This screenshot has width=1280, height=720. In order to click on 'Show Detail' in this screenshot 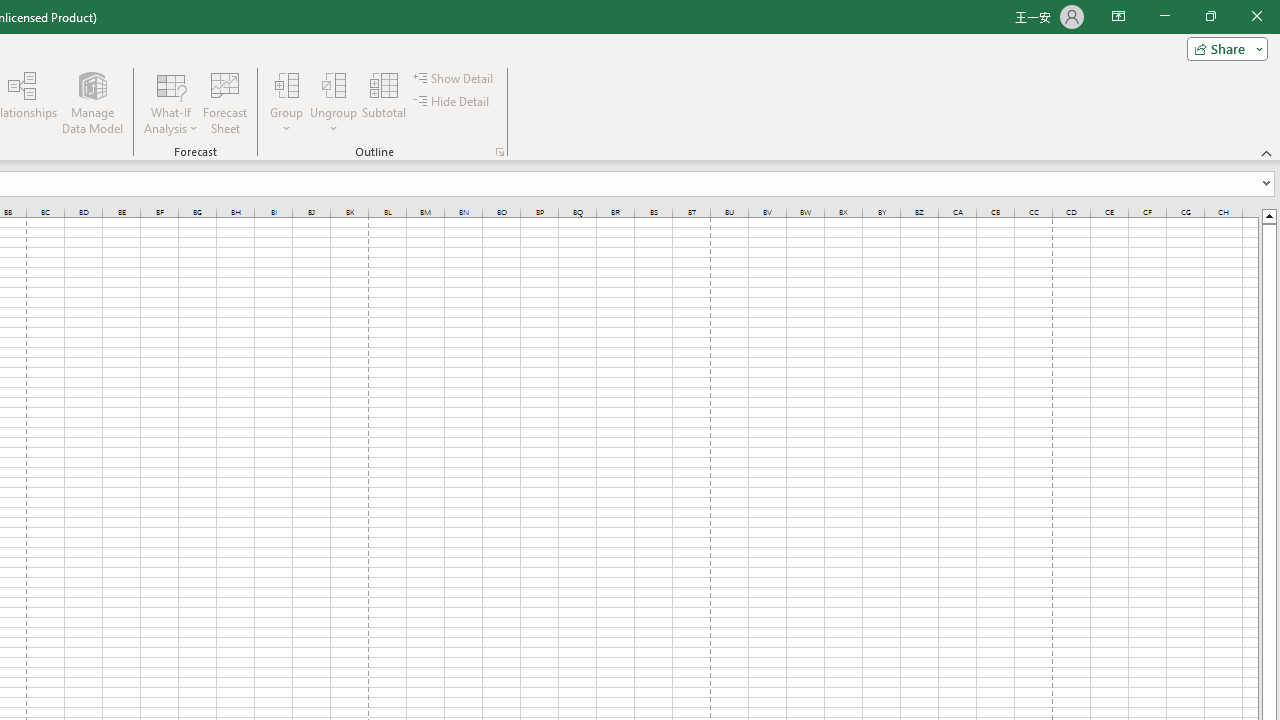, I will do `click(454, 77)`.